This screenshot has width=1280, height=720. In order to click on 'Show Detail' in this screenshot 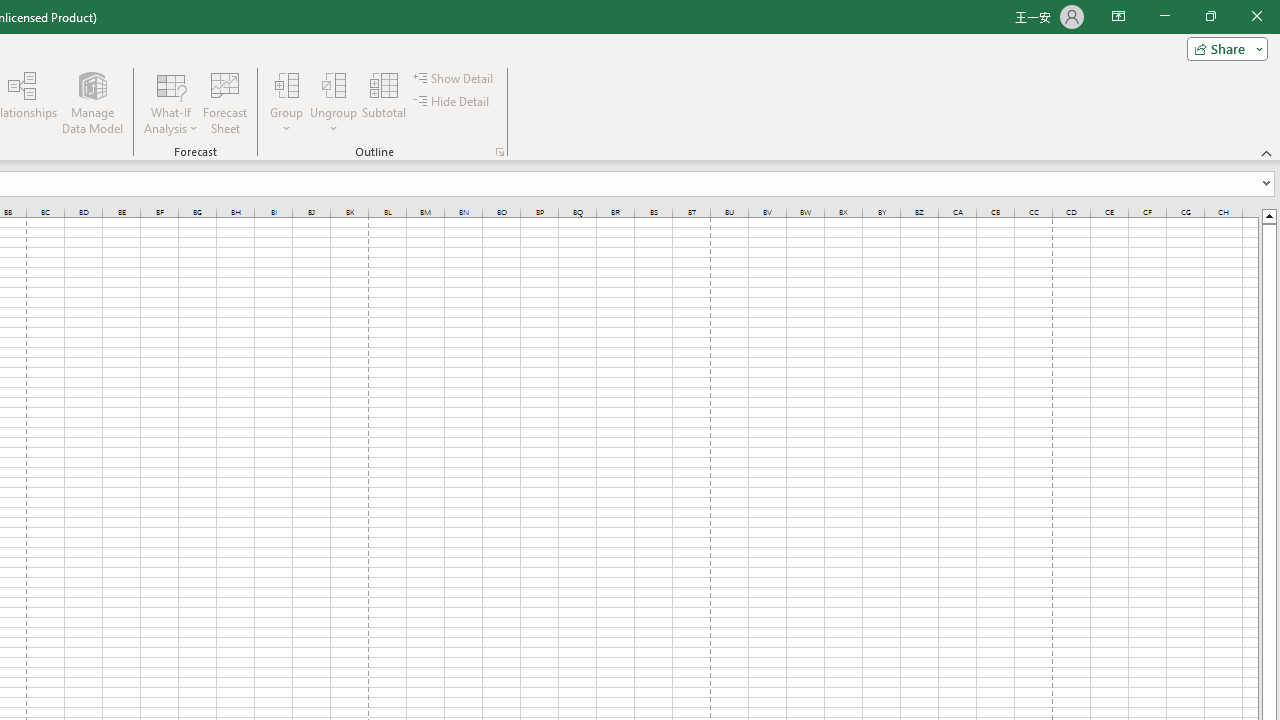, I will do `click(454, 77)`.